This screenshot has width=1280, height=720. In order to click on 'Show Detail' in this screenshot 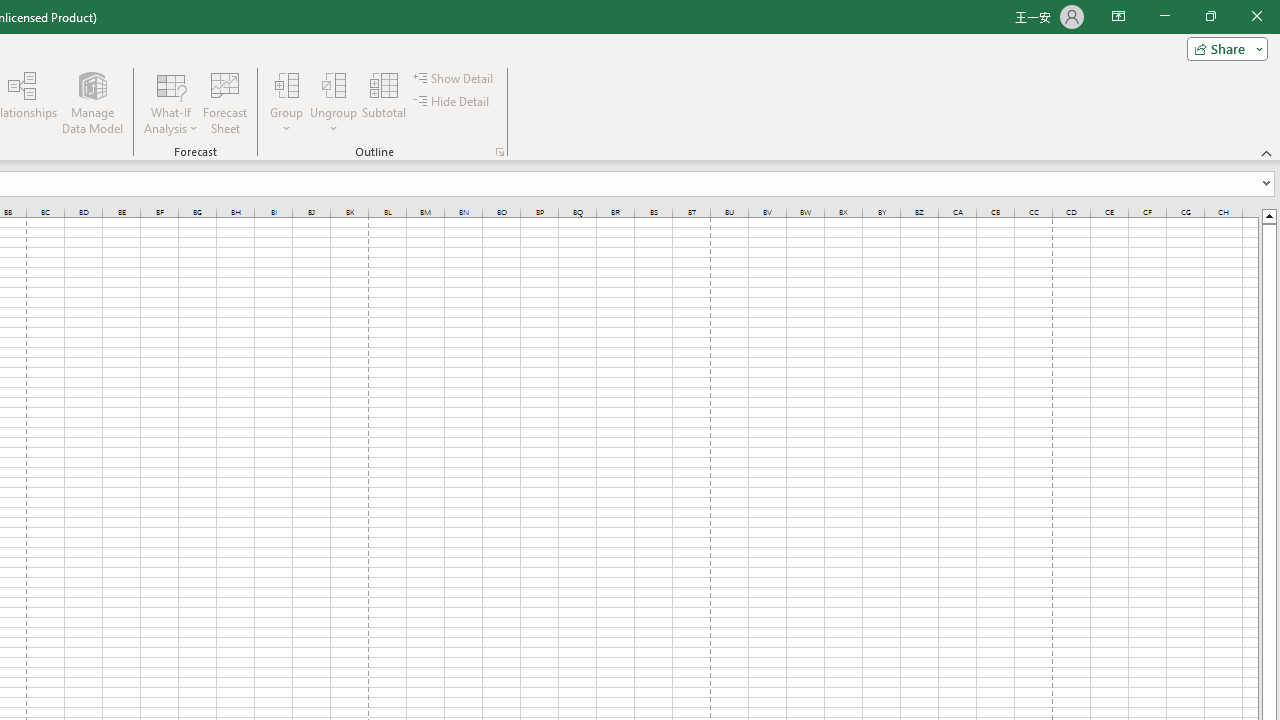, I will do `click(454, 77)`.